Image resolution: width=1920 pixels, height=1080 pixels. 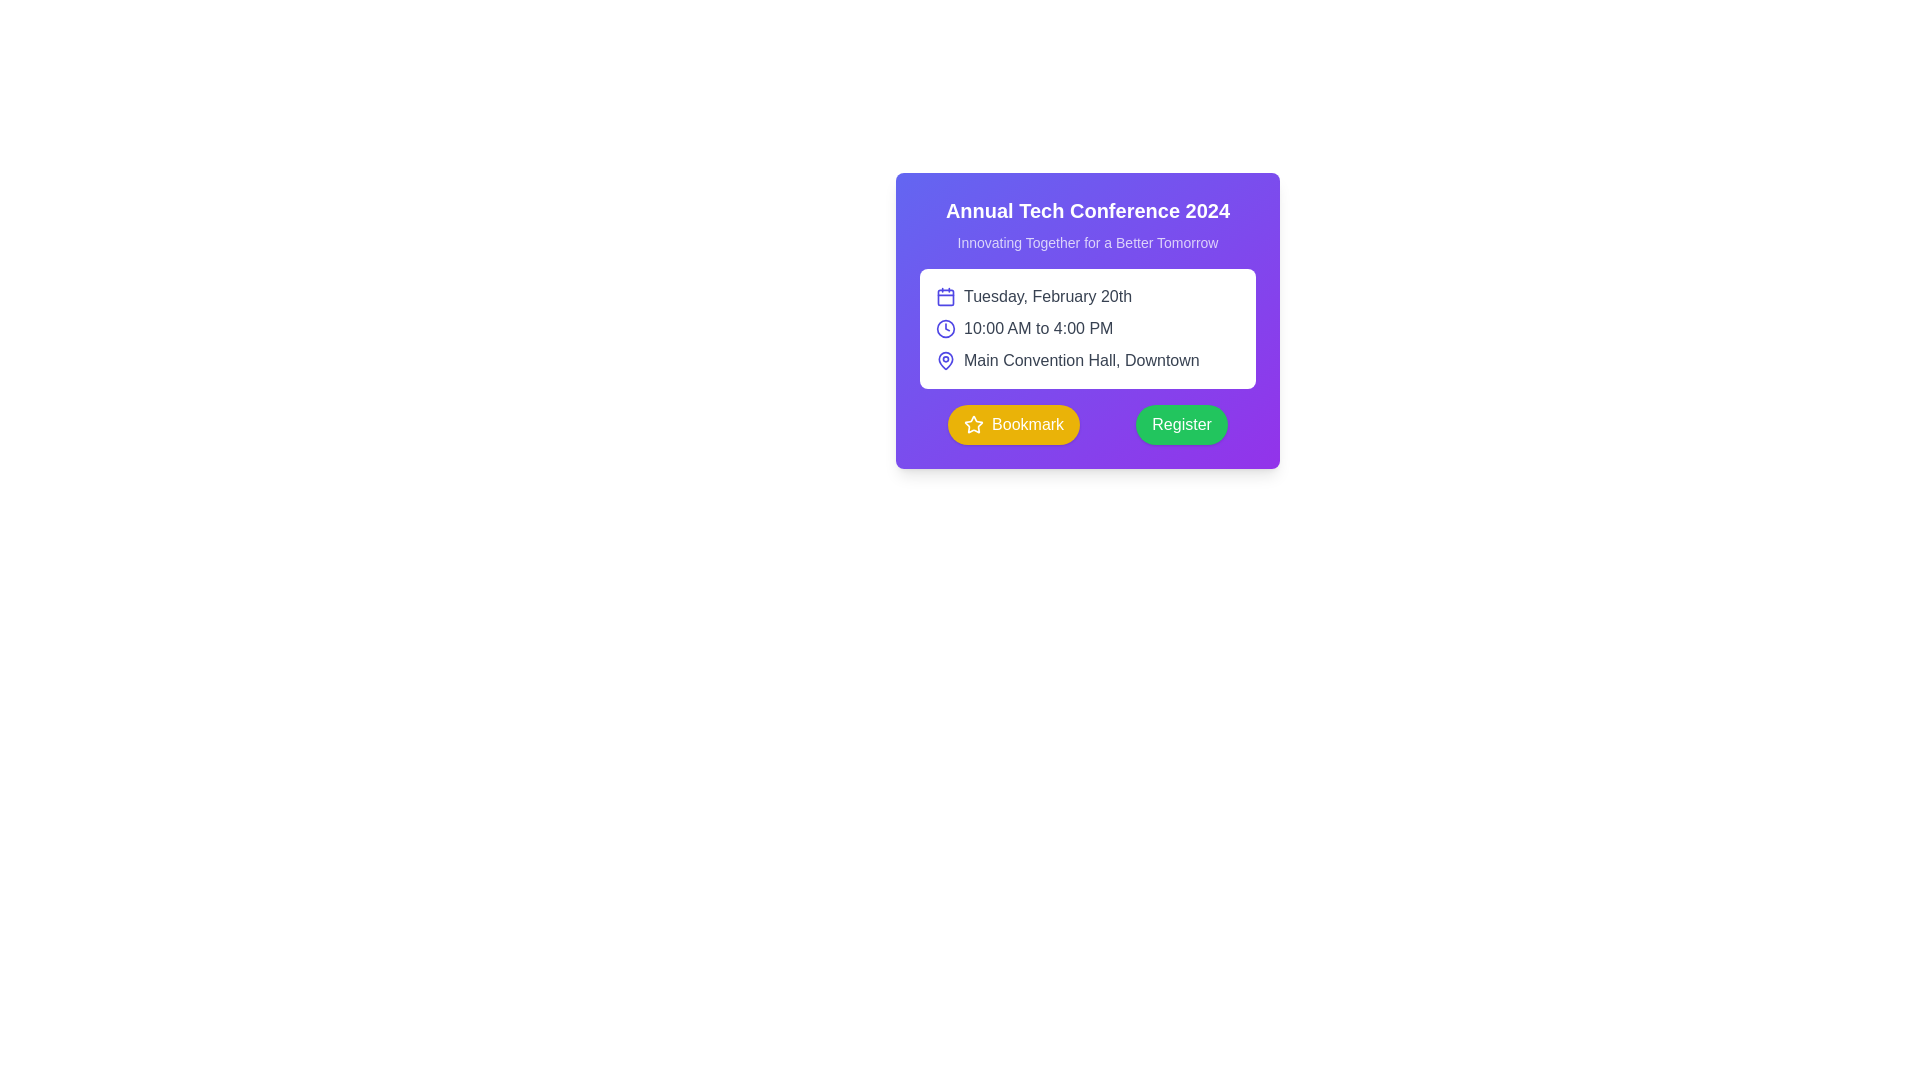 What do you see at coordinates (1038, 327) in the screenshot?
I see `the text label indicating the event's time range, which is located in the second row of the content box within the rectangular purple card, next to a clock icon and below the date heading` at bounding box center [1038, 327].